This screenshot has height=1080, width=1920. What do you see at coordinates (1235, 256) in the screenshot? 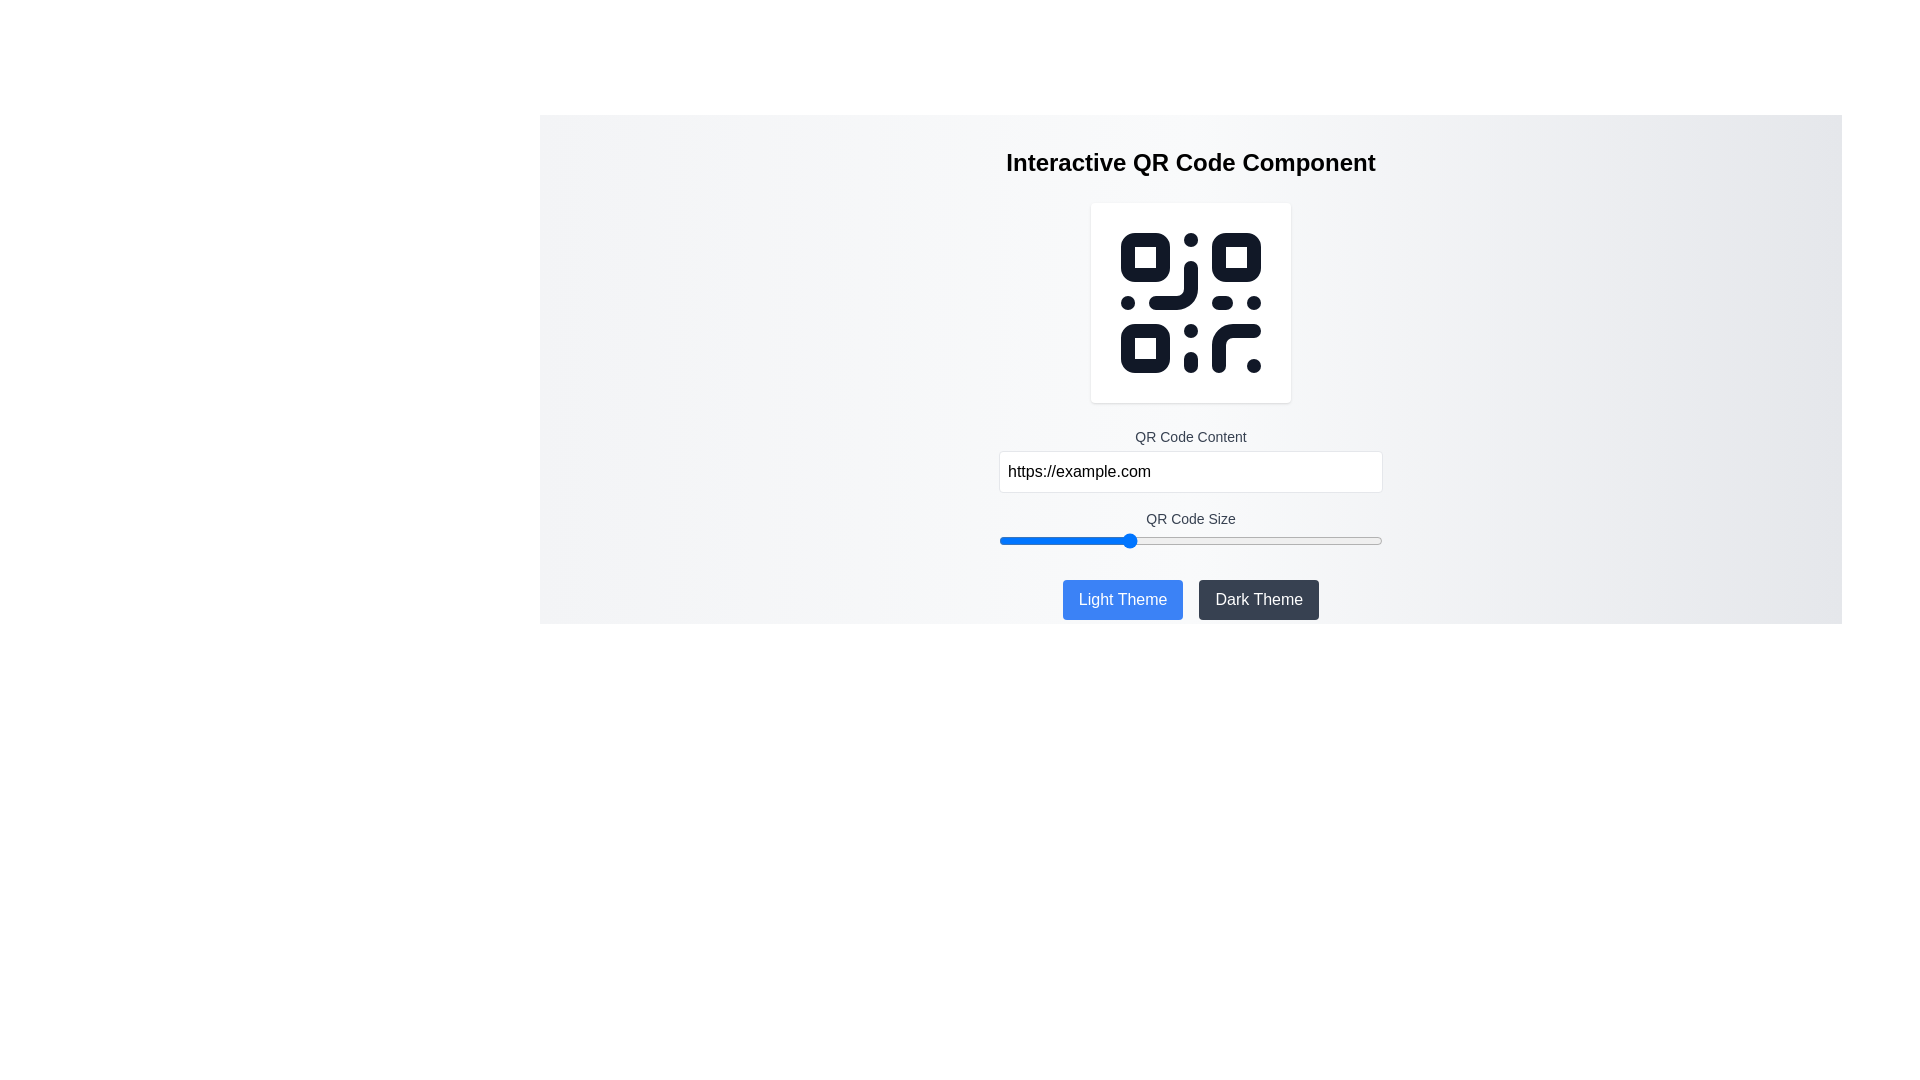
I see `the small square with a white fill and rounded corners located at the top-right of the QR code structure` at bounding box center [1235, 256].